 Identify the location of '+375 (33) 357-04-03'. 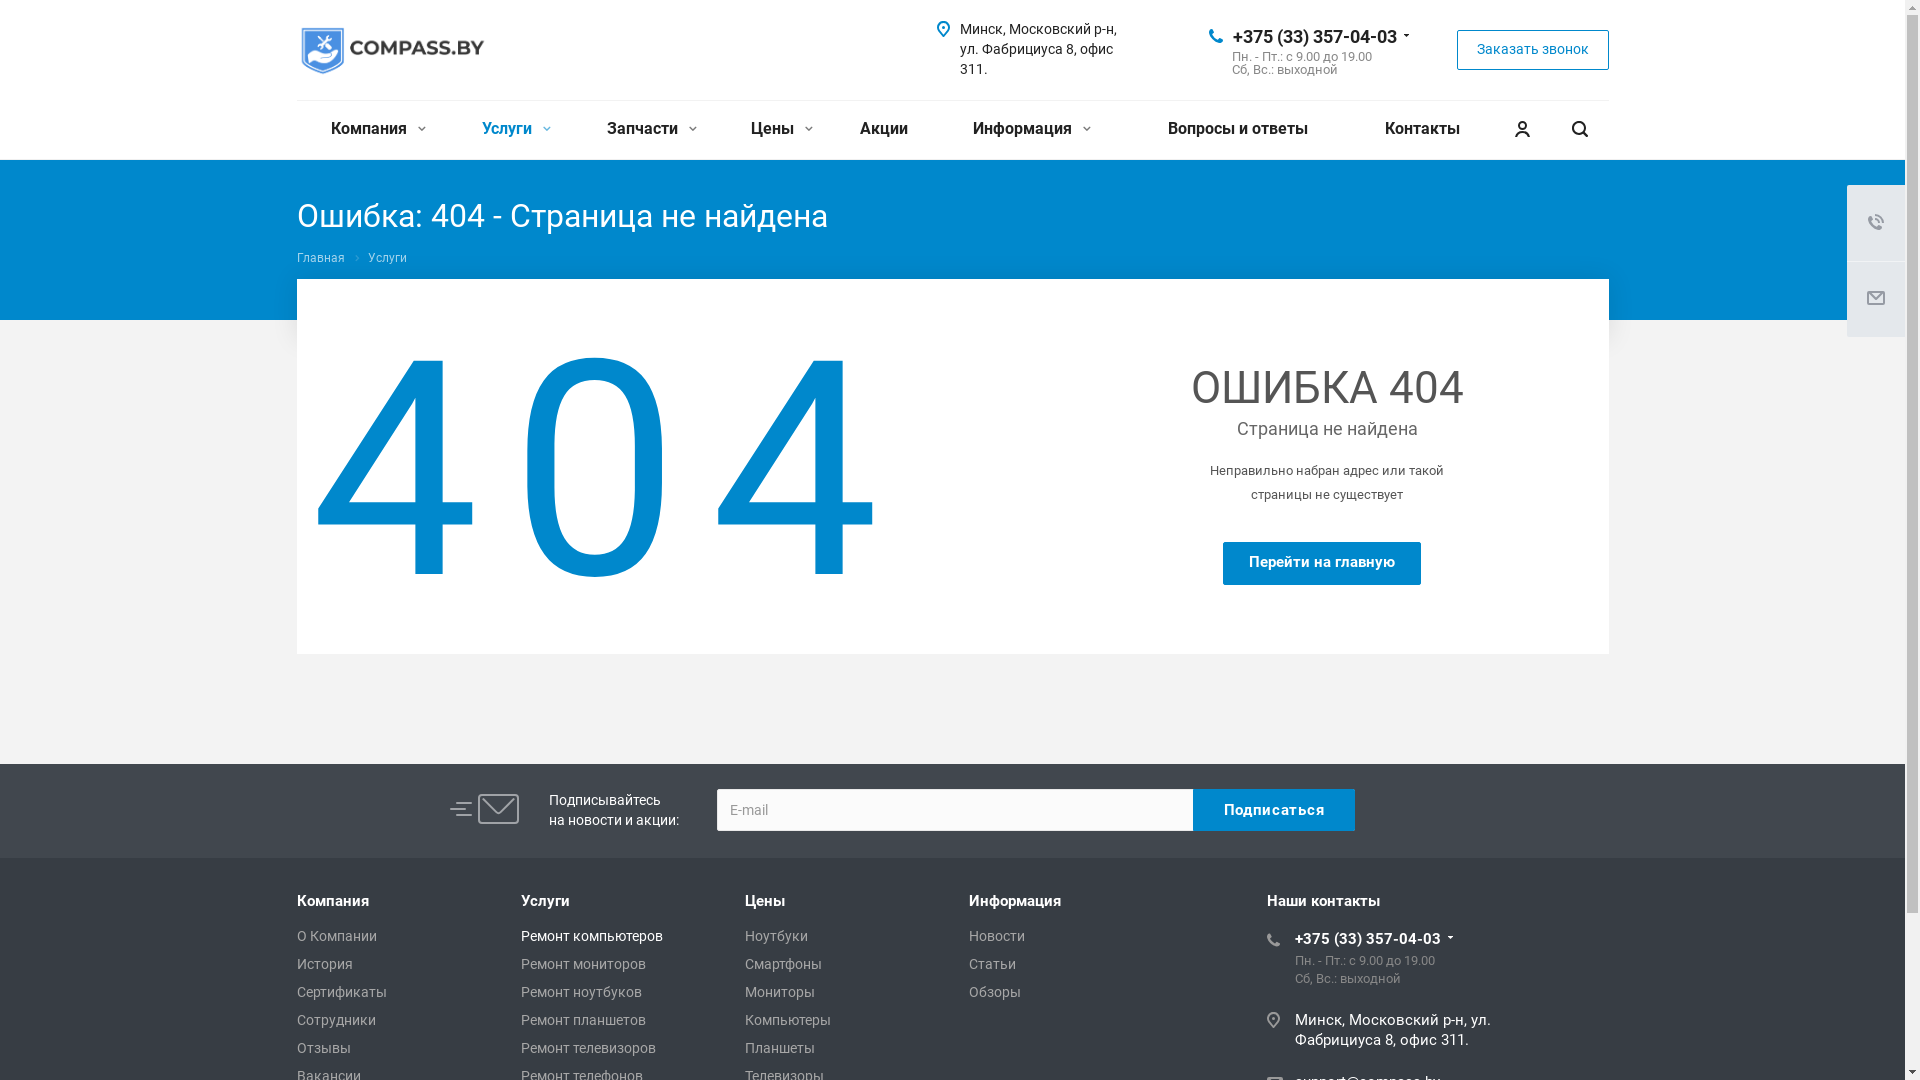
(1314, 36).